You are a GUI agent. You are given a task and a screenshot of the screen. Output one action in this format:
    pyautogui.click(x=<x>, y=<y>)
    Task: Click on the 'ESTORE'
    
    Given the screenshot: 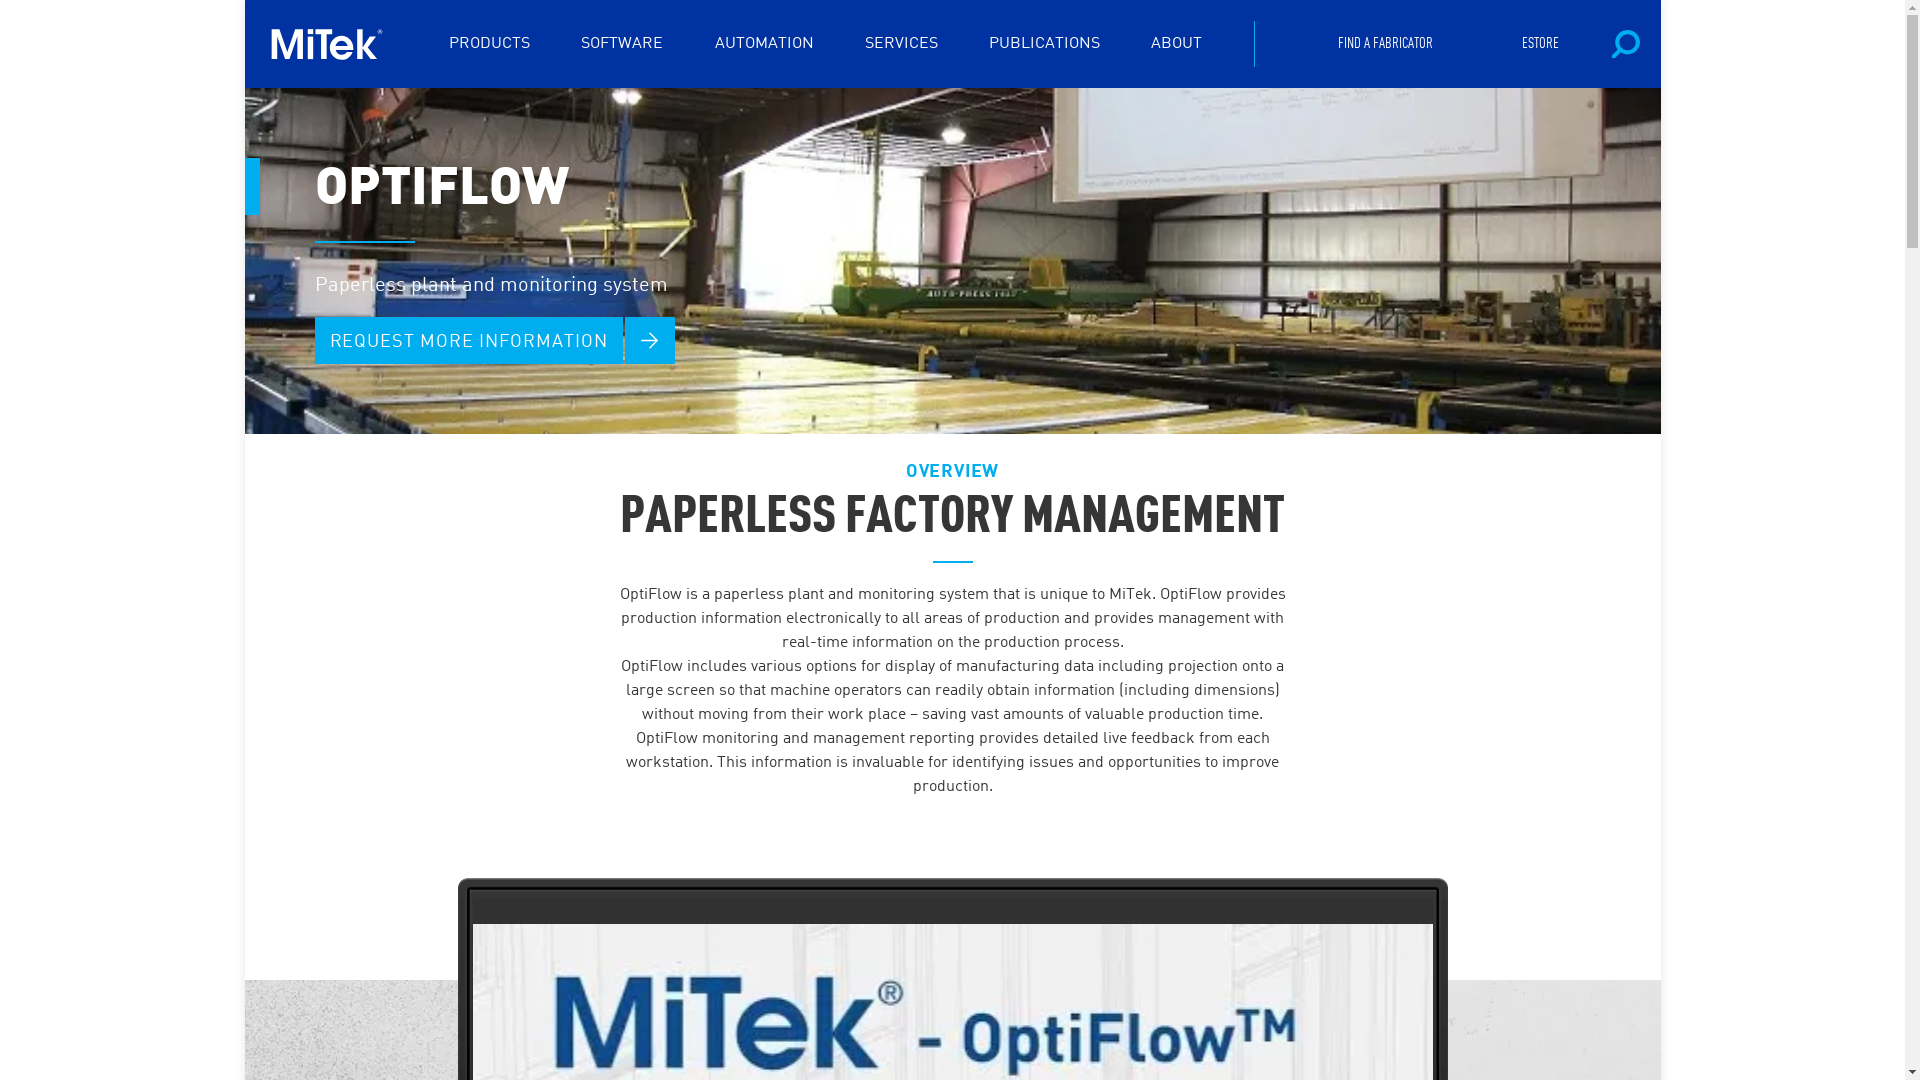 What is the action you would take?
    pyautogui.click(x=1539, y=43)
    